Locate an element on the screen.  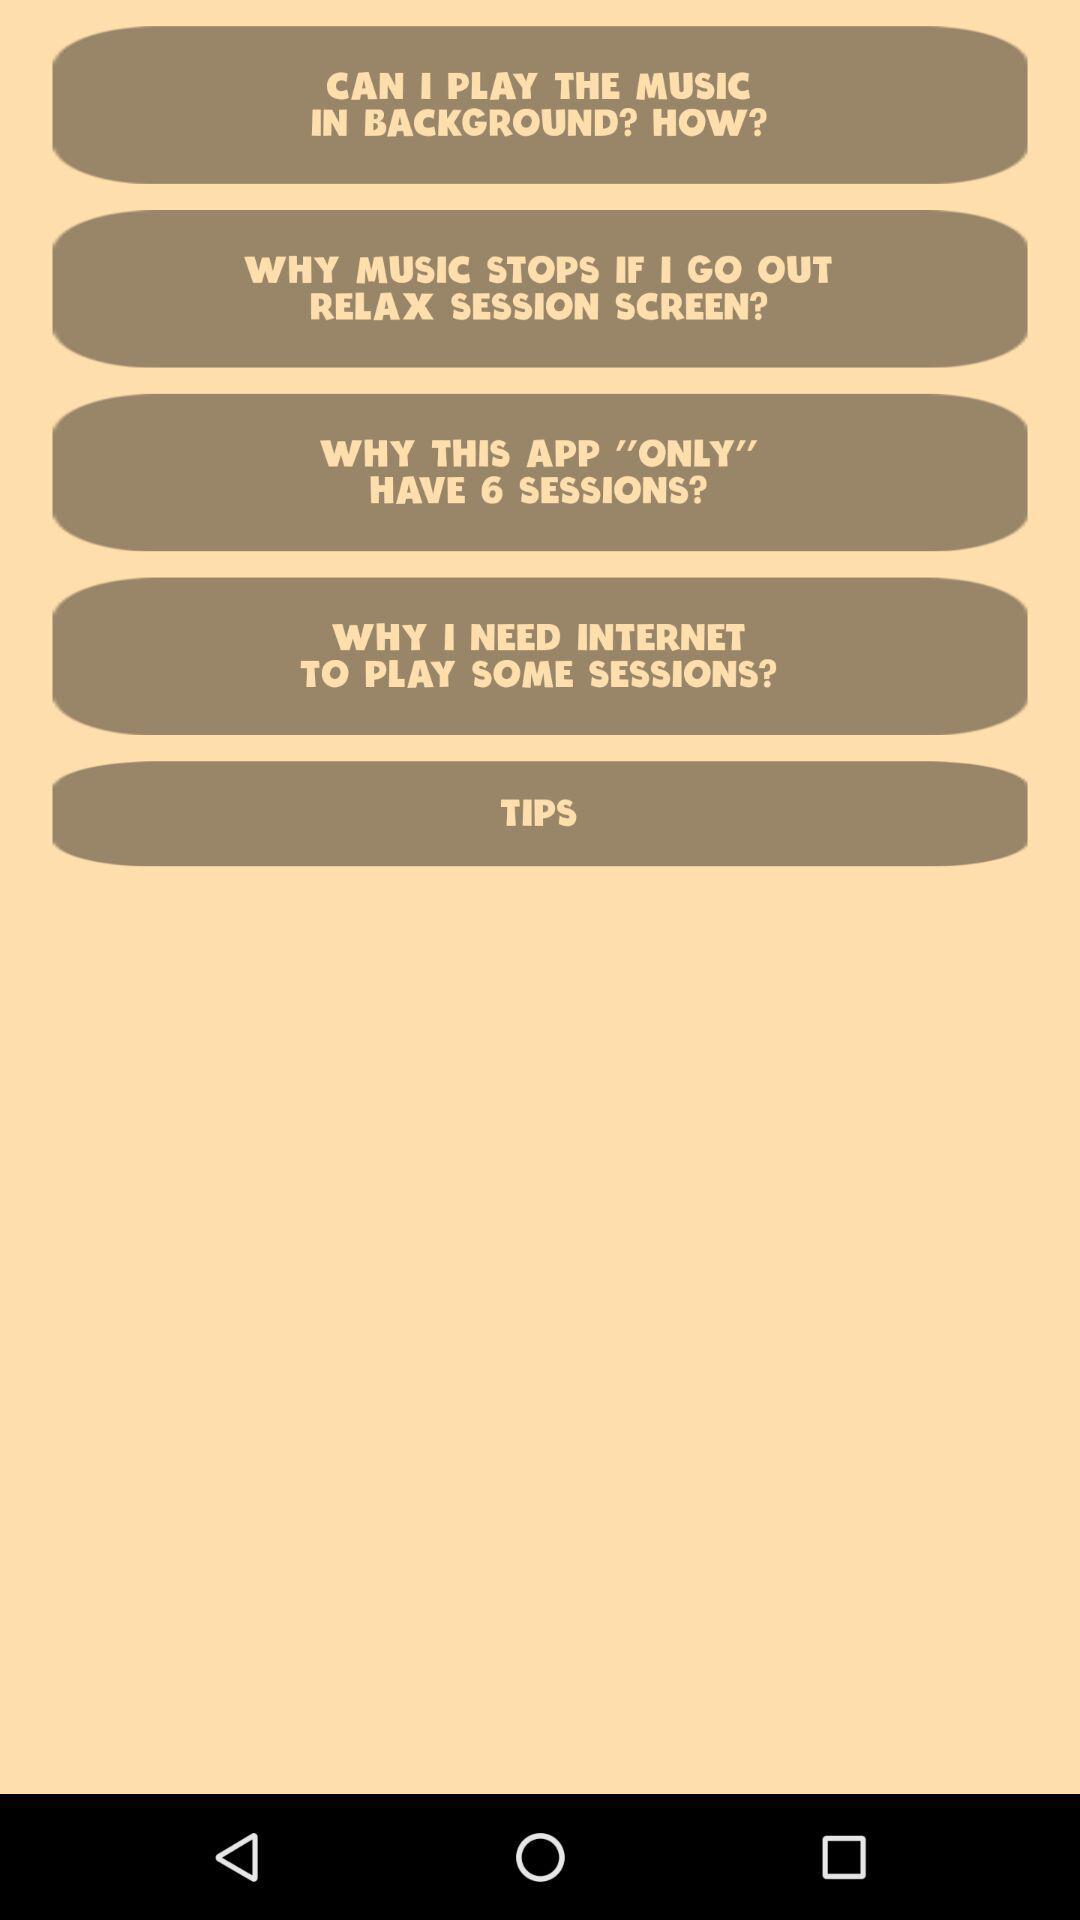
the item above why this app button is located at coordinates (540, 287).